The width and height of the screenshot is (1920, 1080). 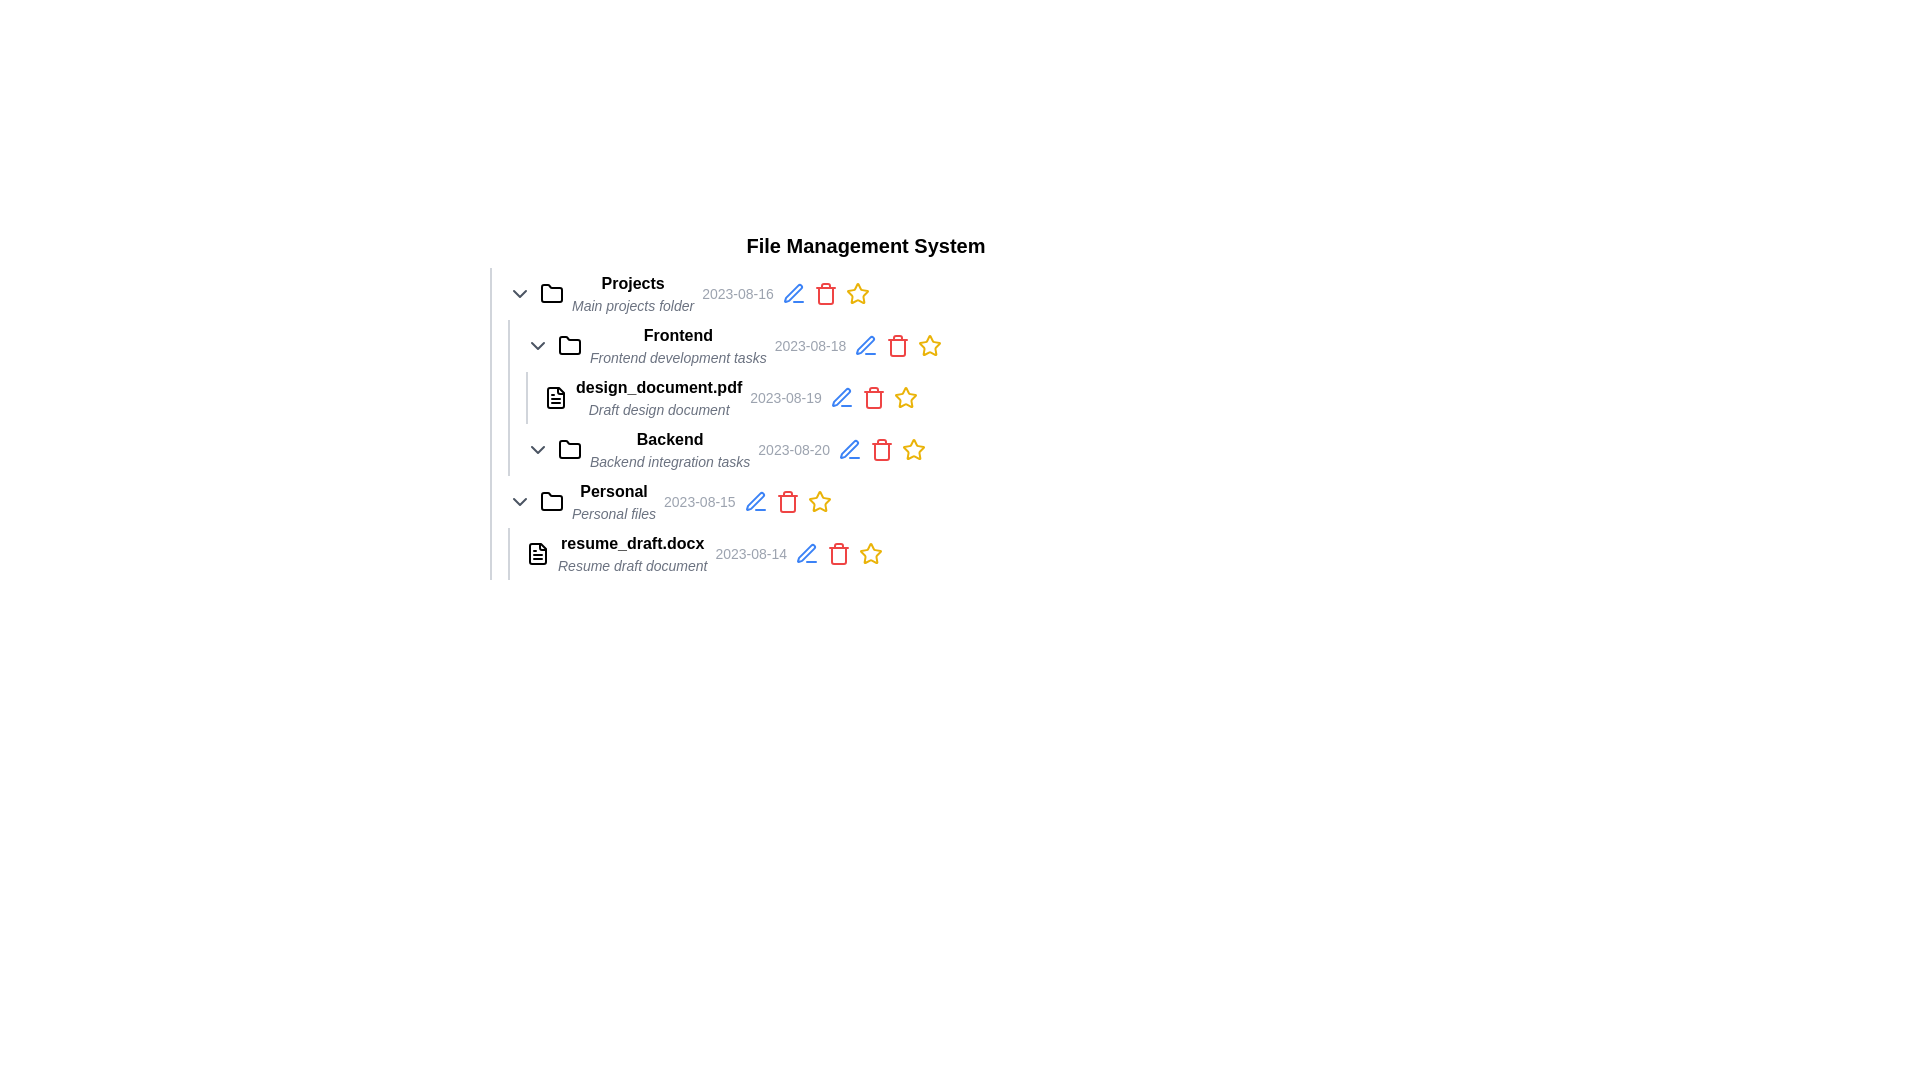 What do you see at coordinates (631, 554) in the screenshot?
I see `the text label titled 'resume_draft.docx' with a description 'Resume draft document'` at bounding box center [631, 554].